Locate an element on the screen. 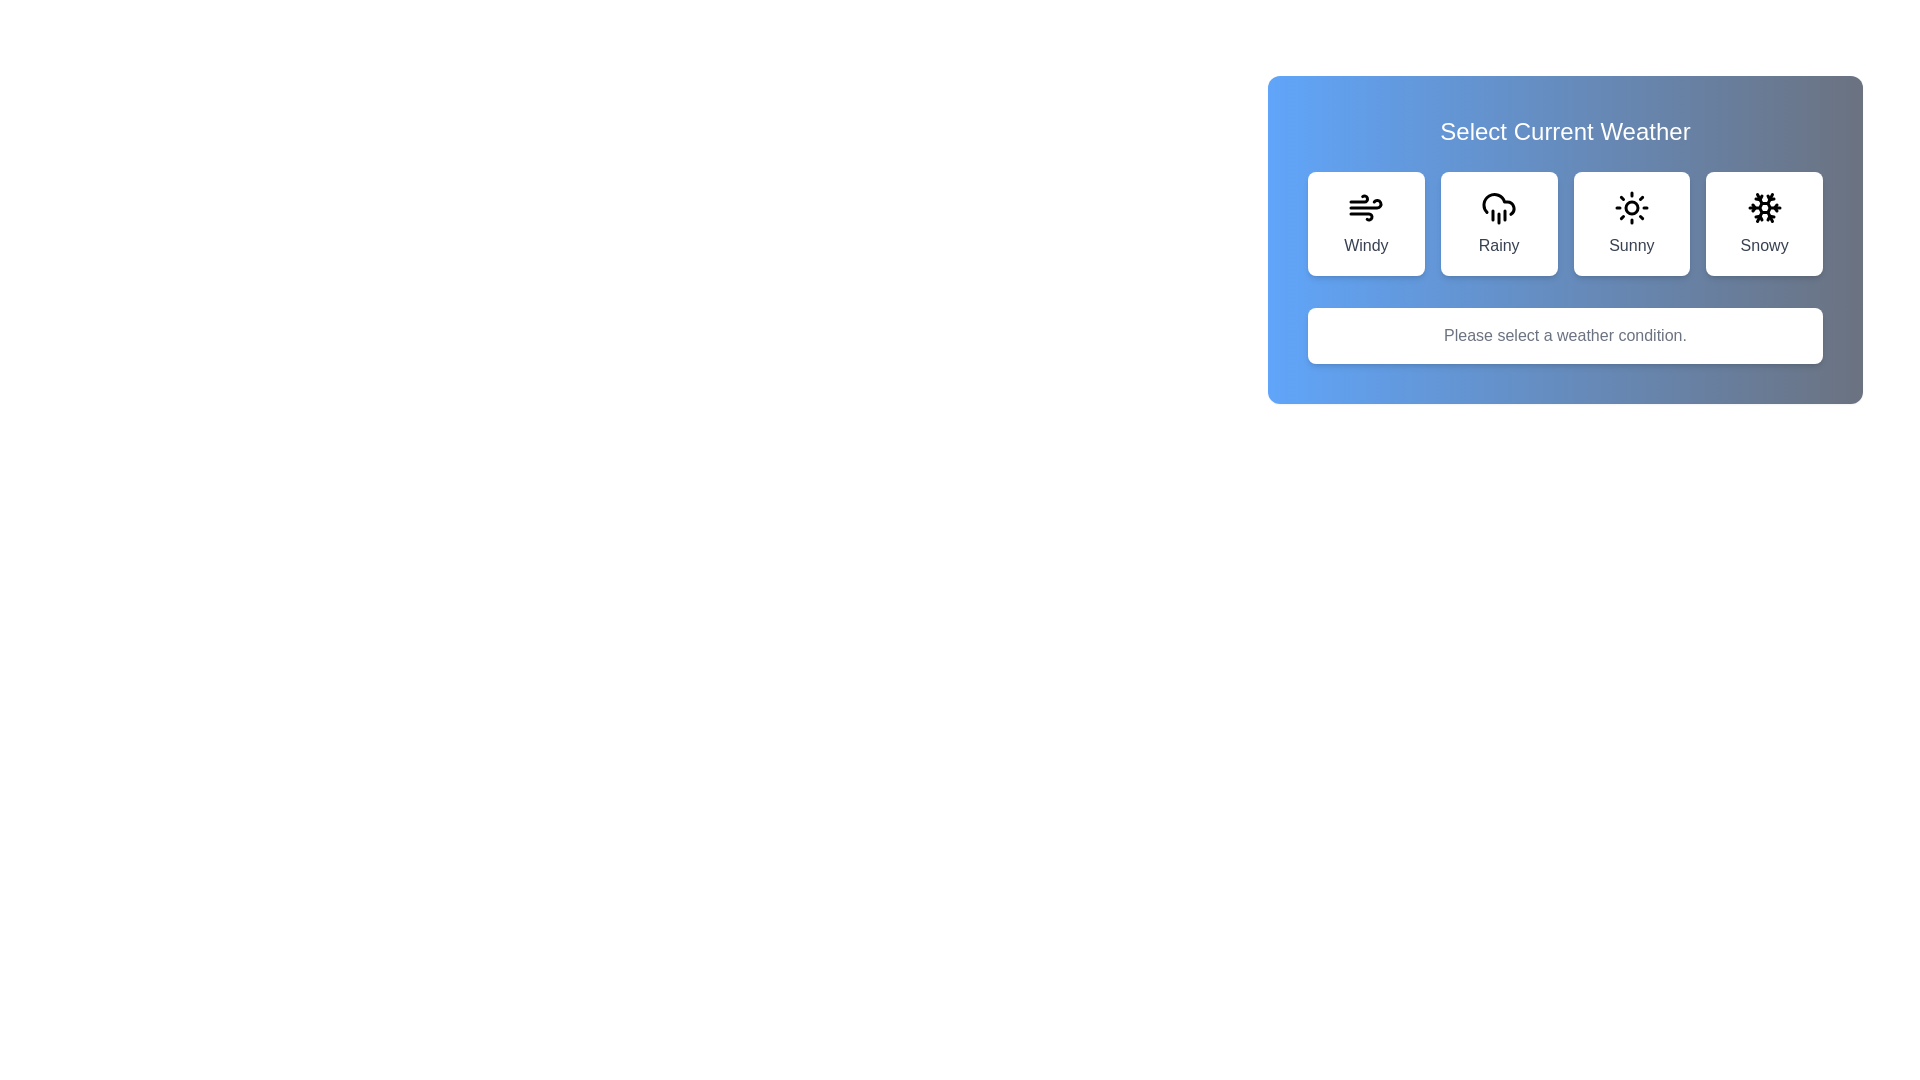  the weather option Snowy is located at coordinates (1763, 223).